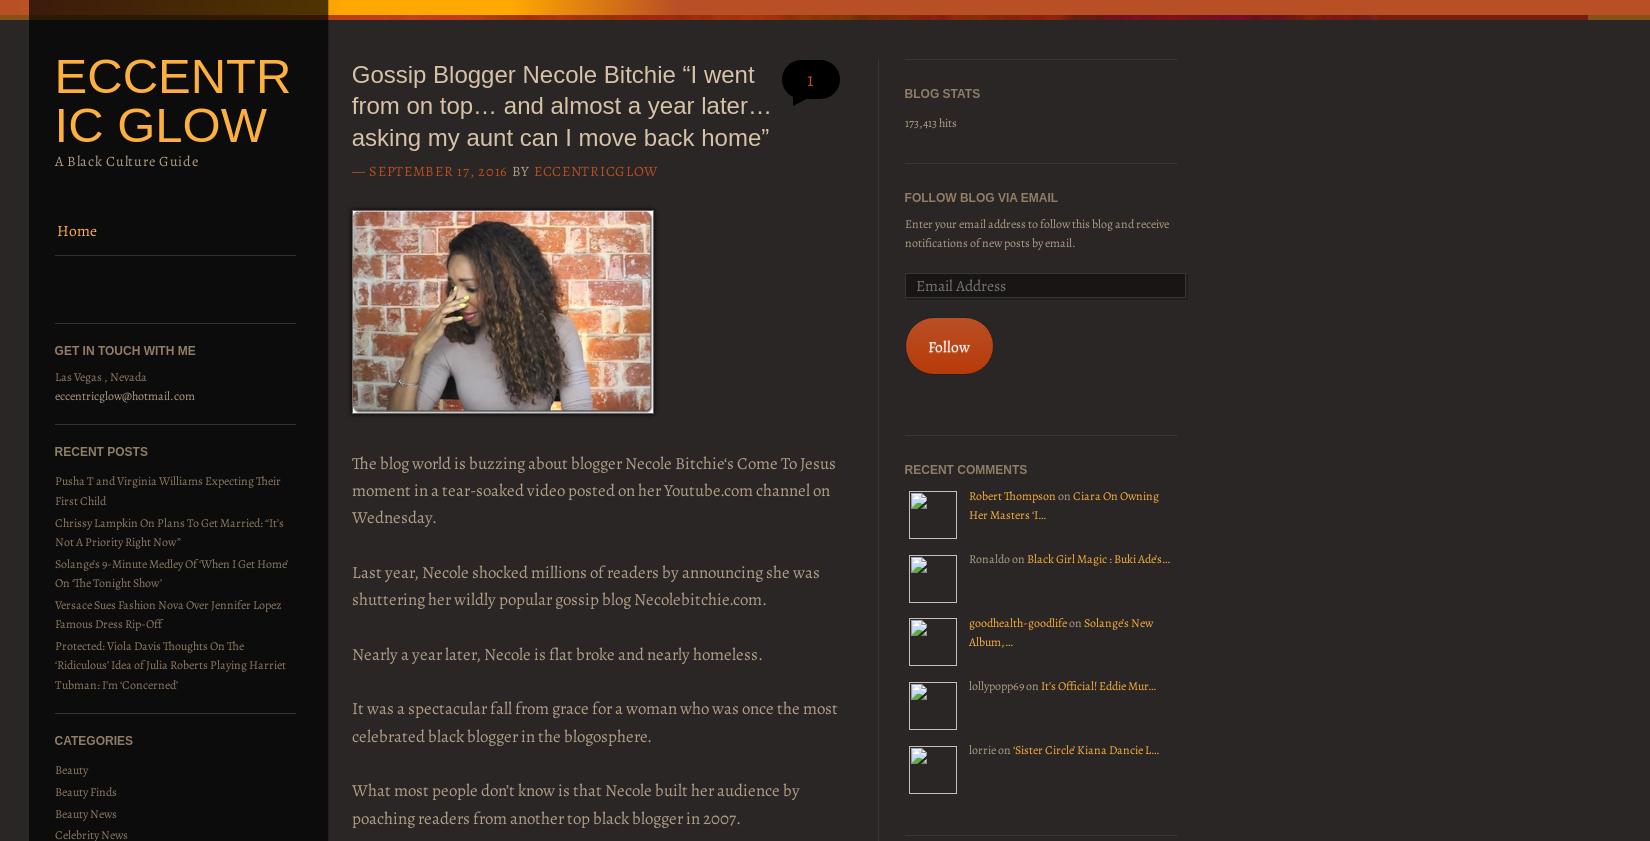 This screenshot has height=841, width=1650. What do you see at coordinates (53, 614) in the screenshot?
I see `'Versace Sues Fashion Nova Over  Jennifer Lopez Famous Dress Rip-Off'` at bounding box center [53, 614].